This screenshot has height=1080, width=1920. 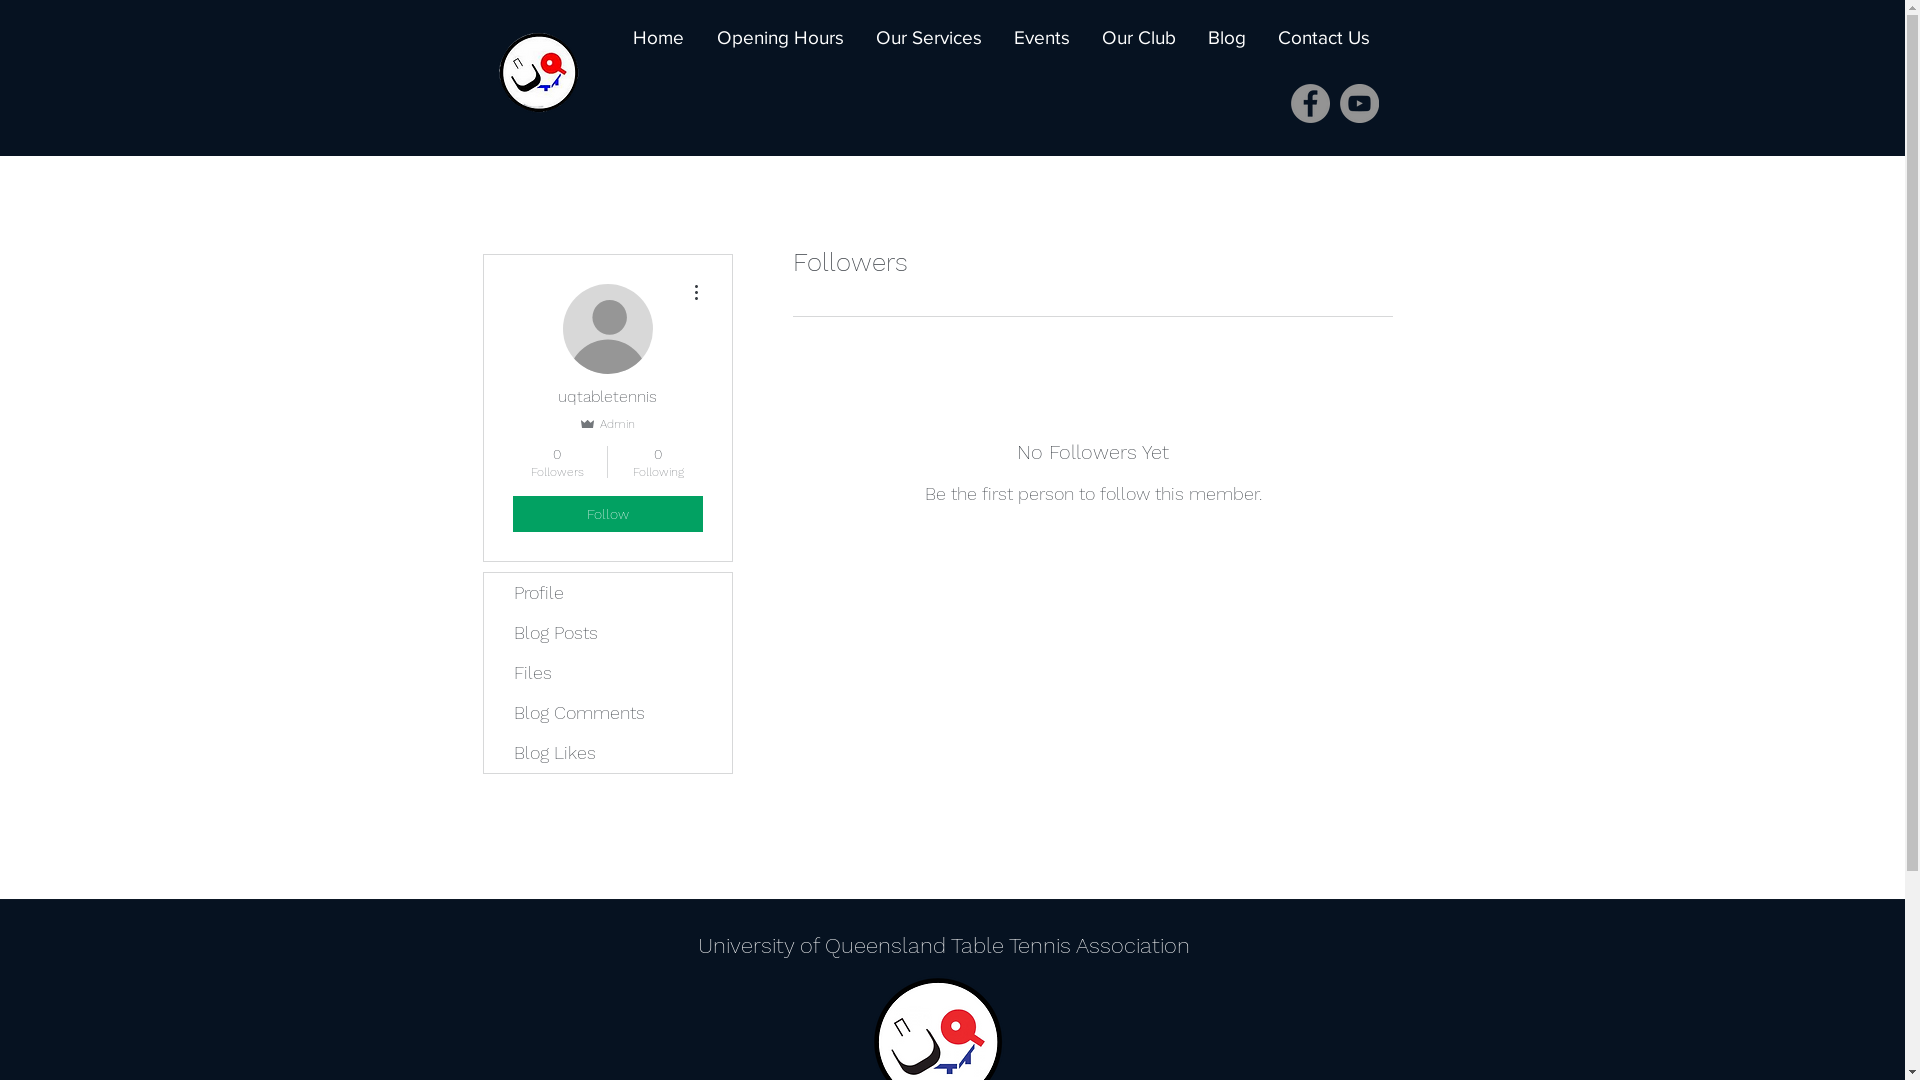 I want to click on 'Blog Likes', so click(x=607, y=752).